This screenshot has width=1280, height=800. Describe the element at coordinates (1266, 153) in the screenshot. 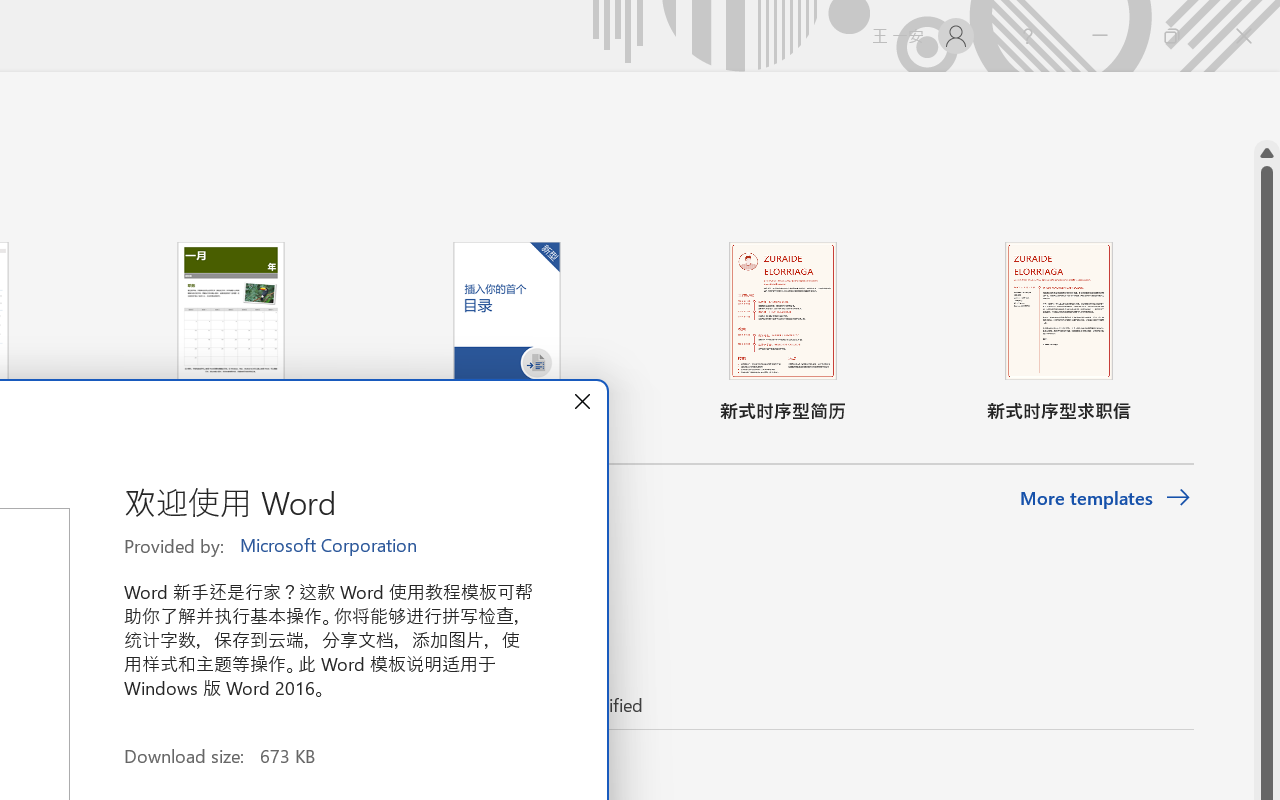

I see `'Line up'` at that location.